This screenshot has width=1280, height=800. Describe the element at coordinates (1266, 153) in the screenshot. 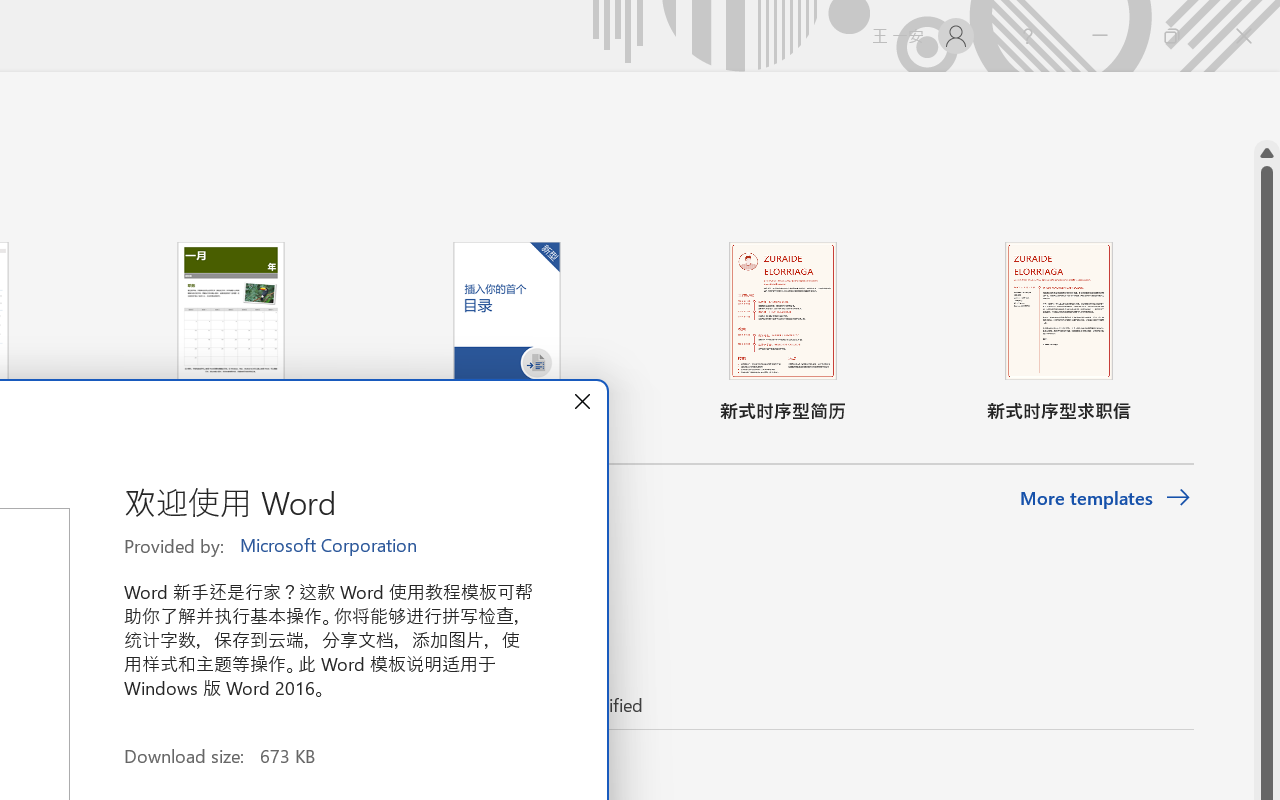

I see `'Line up'` at that location.